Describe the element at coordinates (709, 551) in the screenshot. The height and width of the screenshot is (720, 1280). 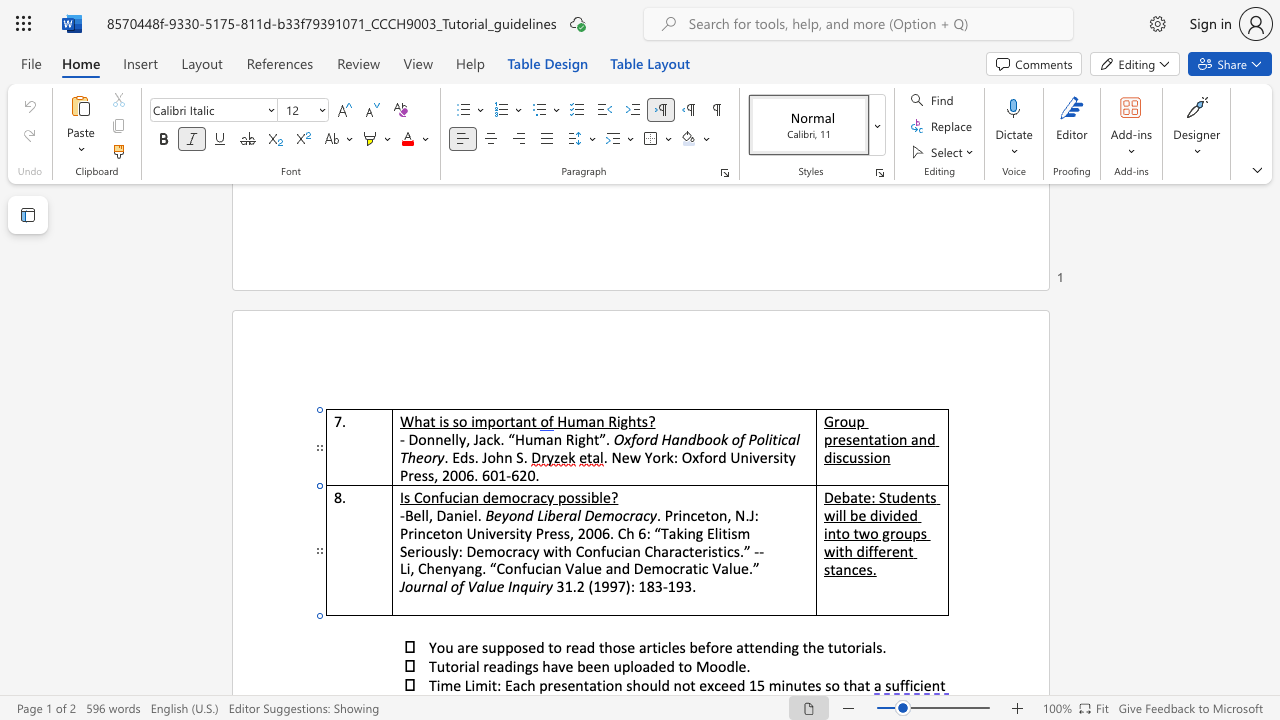
I see `the 4th character "i" in the text` at that location.